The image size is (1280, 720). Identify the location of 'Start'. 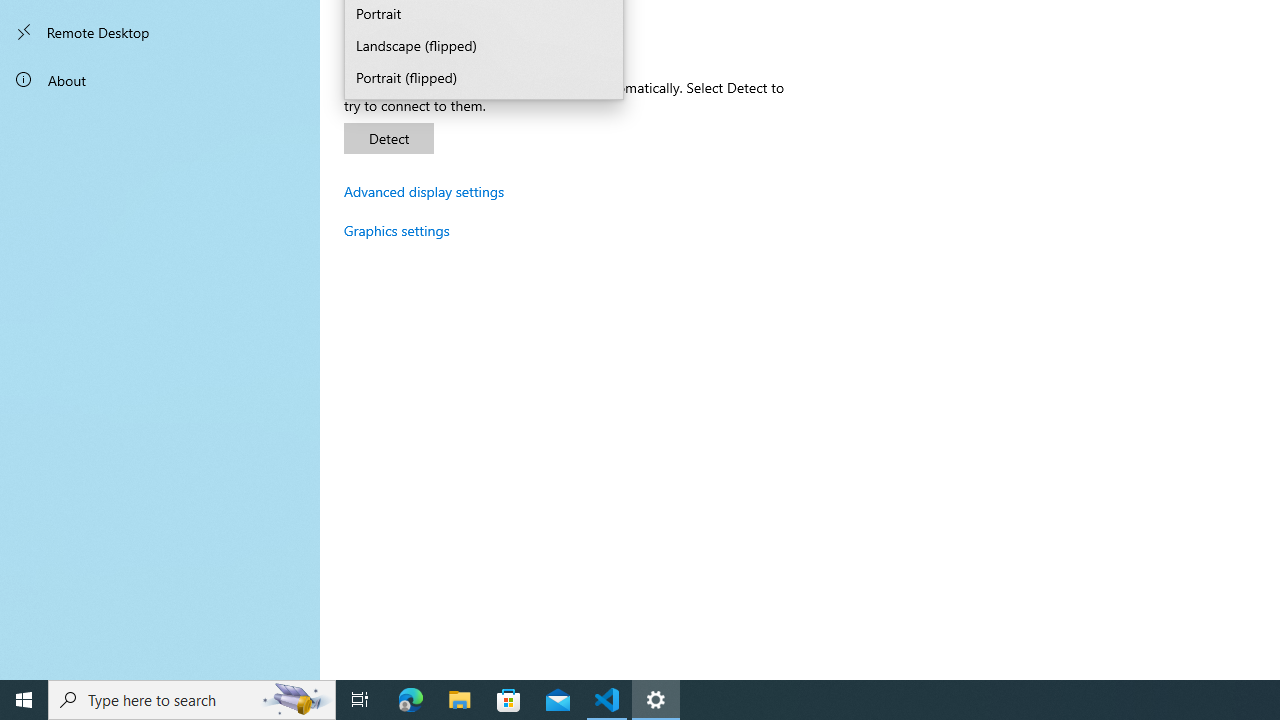
(24, 698).